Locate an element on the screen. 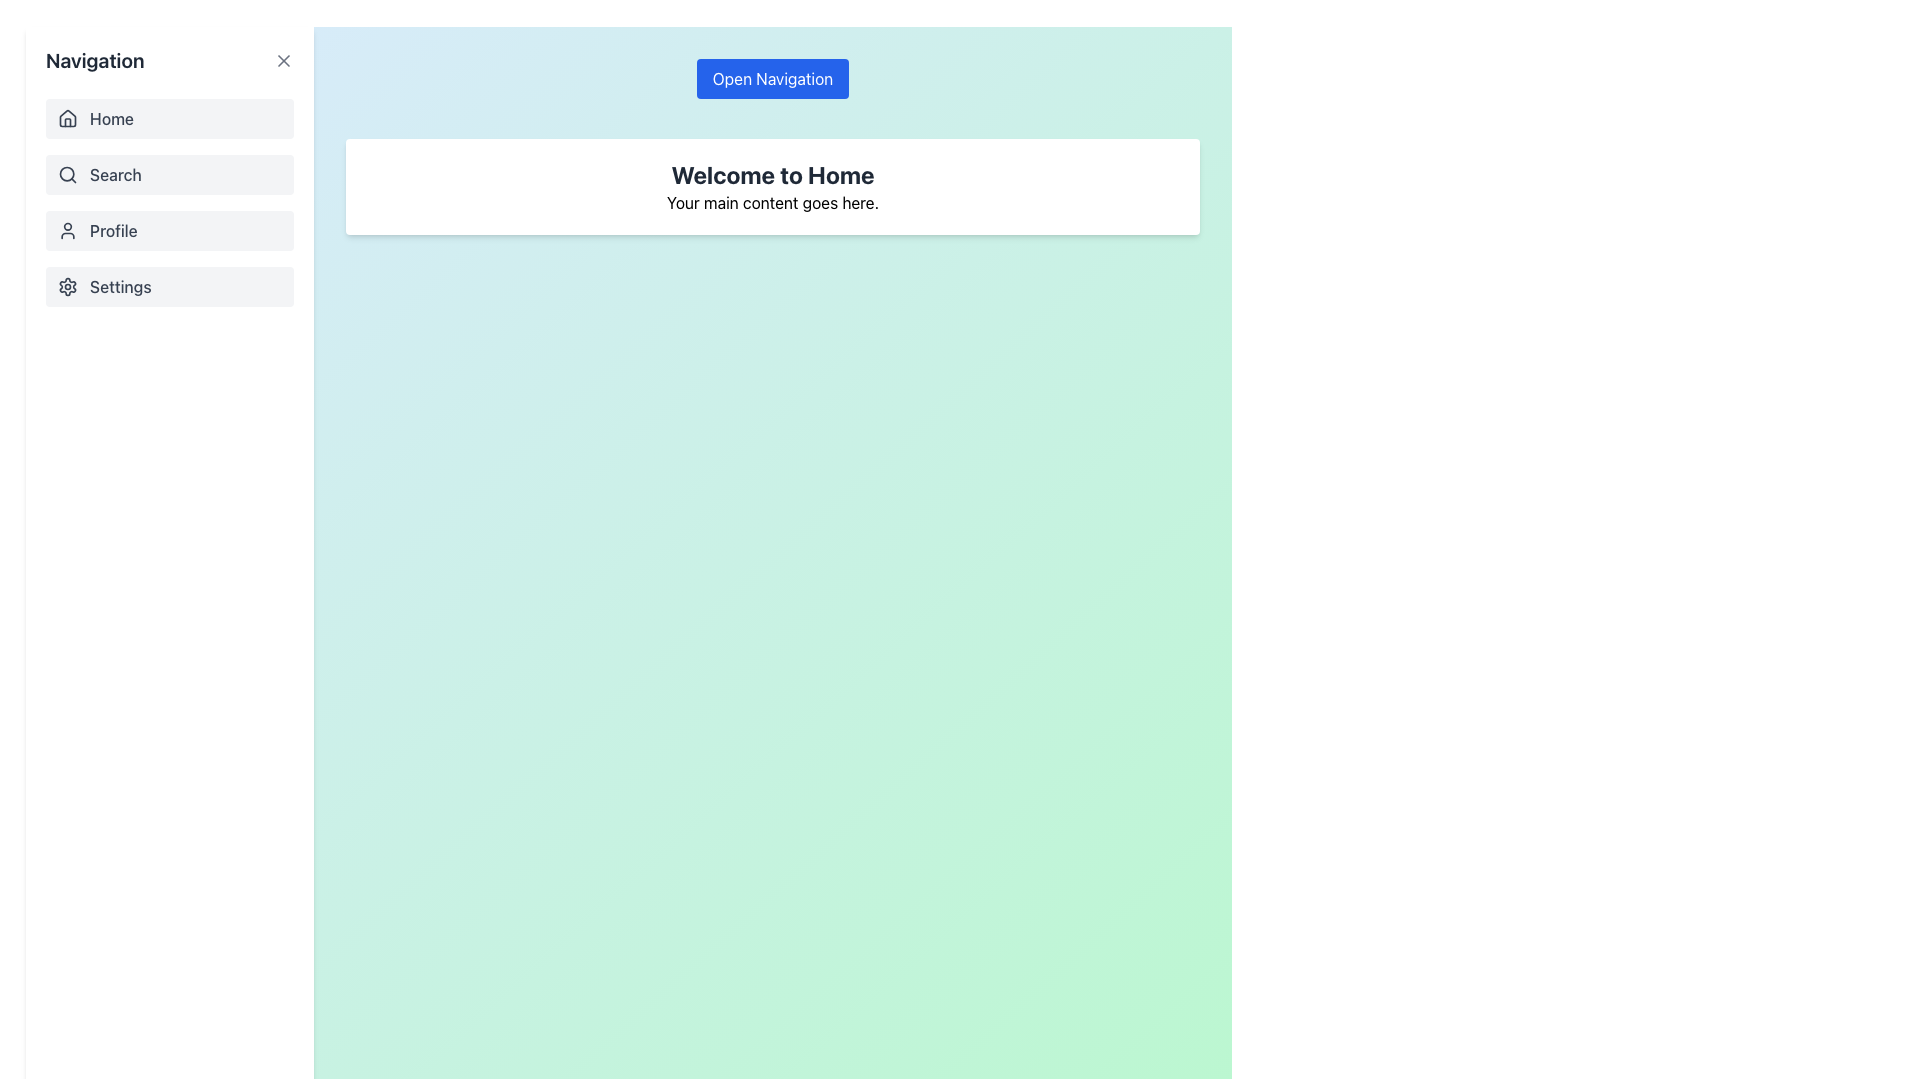 Image resolution: width=1920 pixels, height=1080 pixels. the text label that serves as a header for the navigation panel, positioned at the top-left corner of the sidebar is located at coordinates (94, 60).